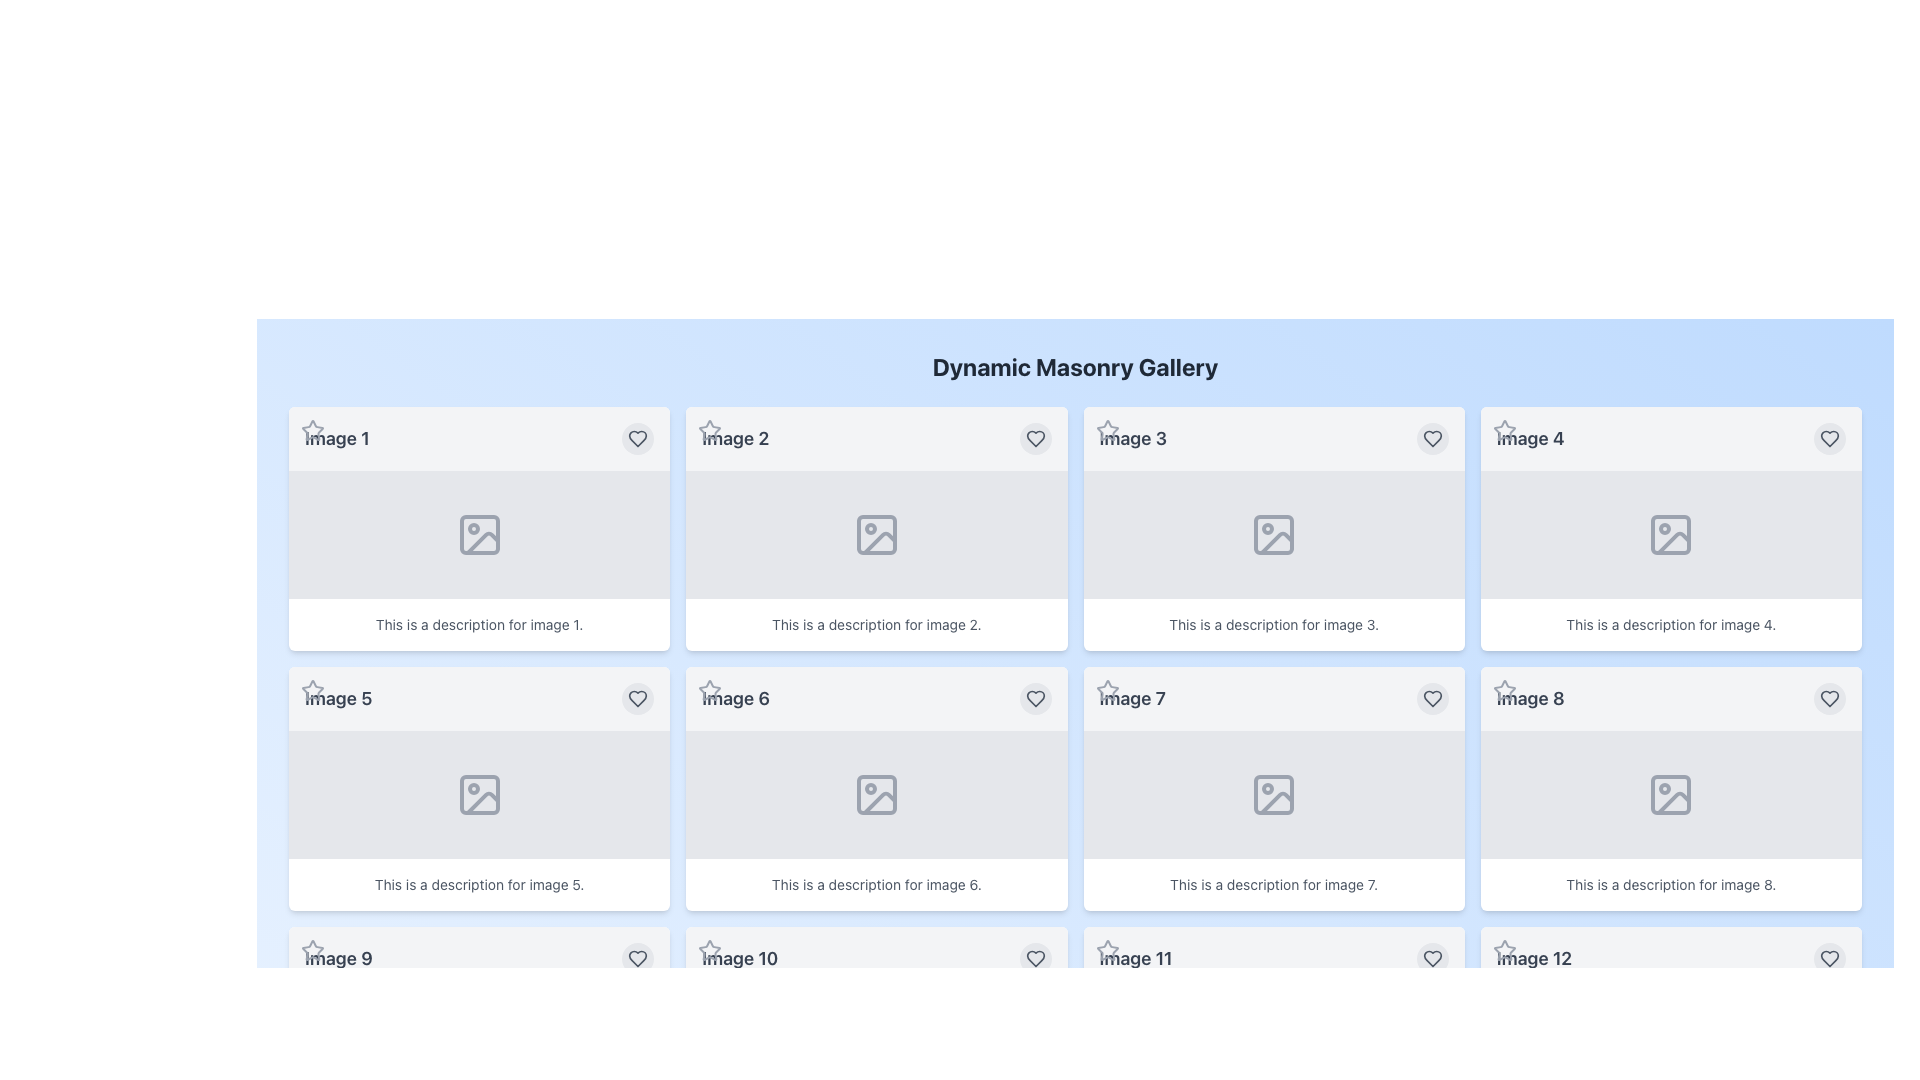 This screenshot has width=1920, height=1080. Describe the element at coordinates (1035, 697) in the screenshot. I see `the heart-shaped icon located in the top-right corner of the card labeled 'Image 6'` at that location.